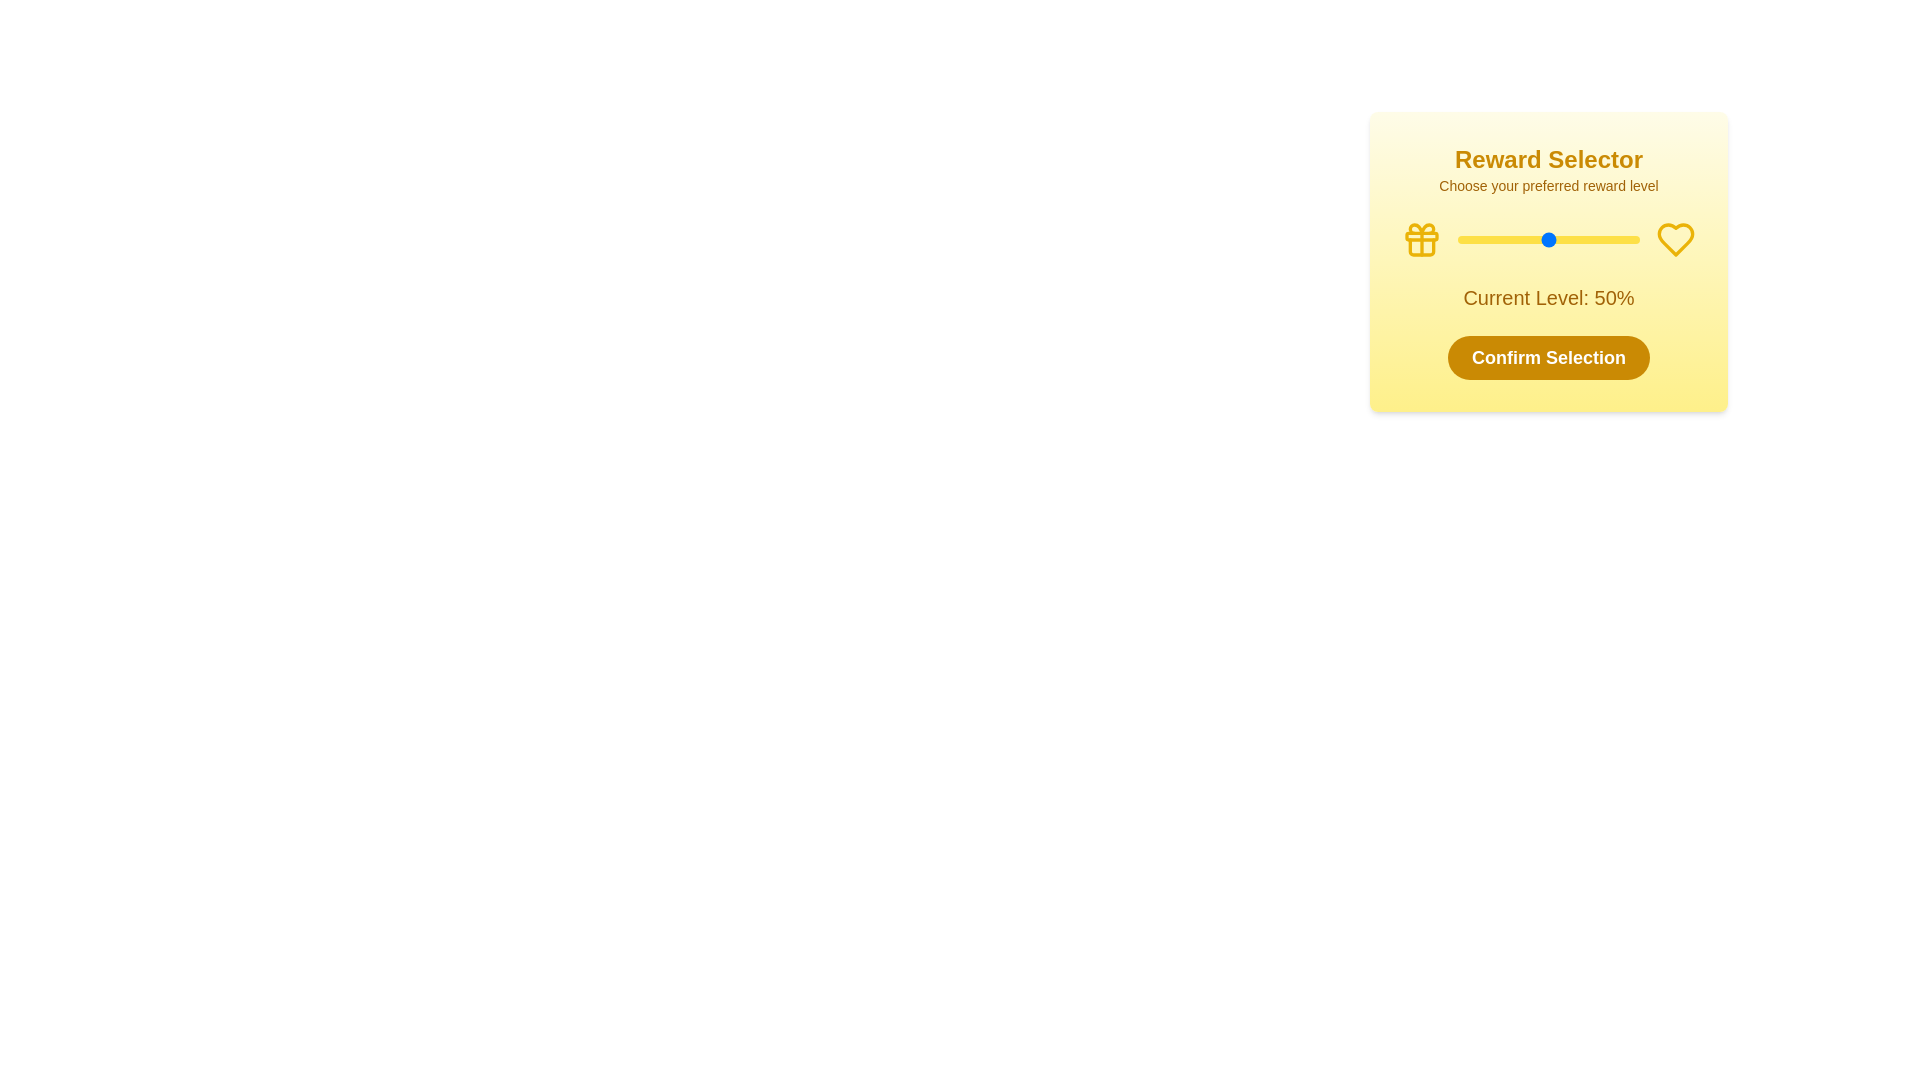 The width and height of the screenshot is (1920, 1080). I want to click on the reward level, so click(1544, 238).